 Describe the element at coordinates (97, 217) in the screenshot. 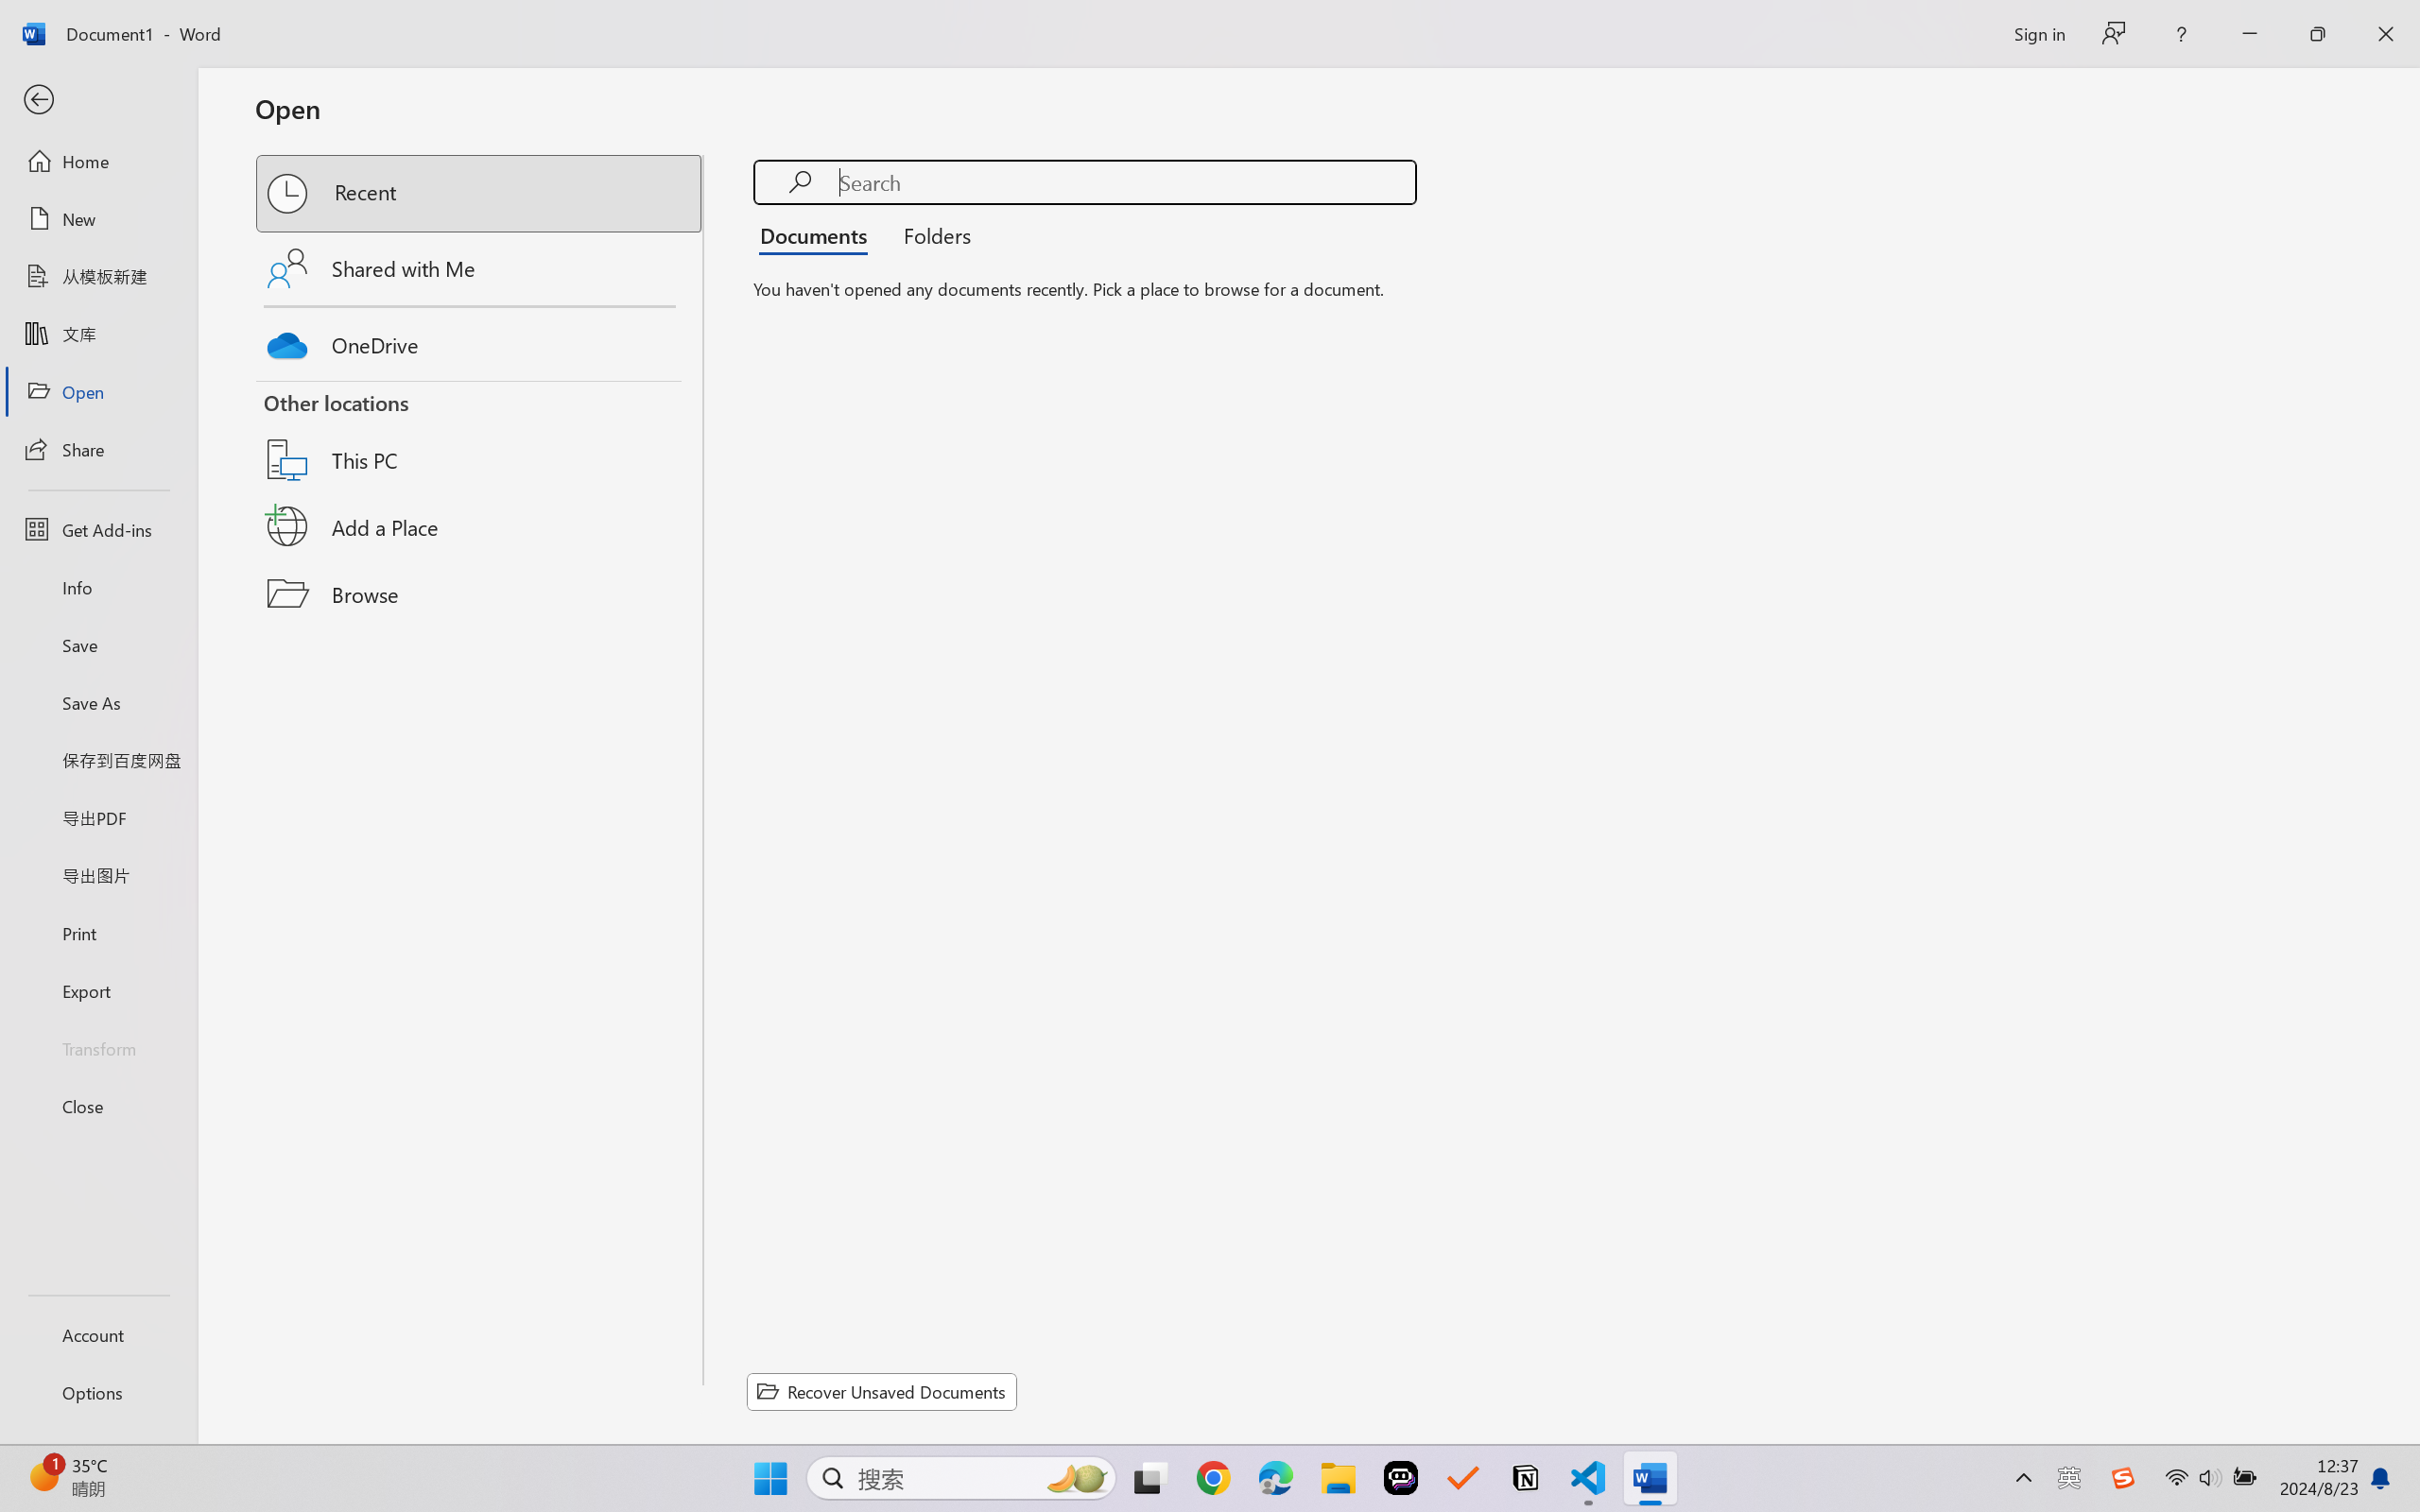

I see `'New'` at that location.